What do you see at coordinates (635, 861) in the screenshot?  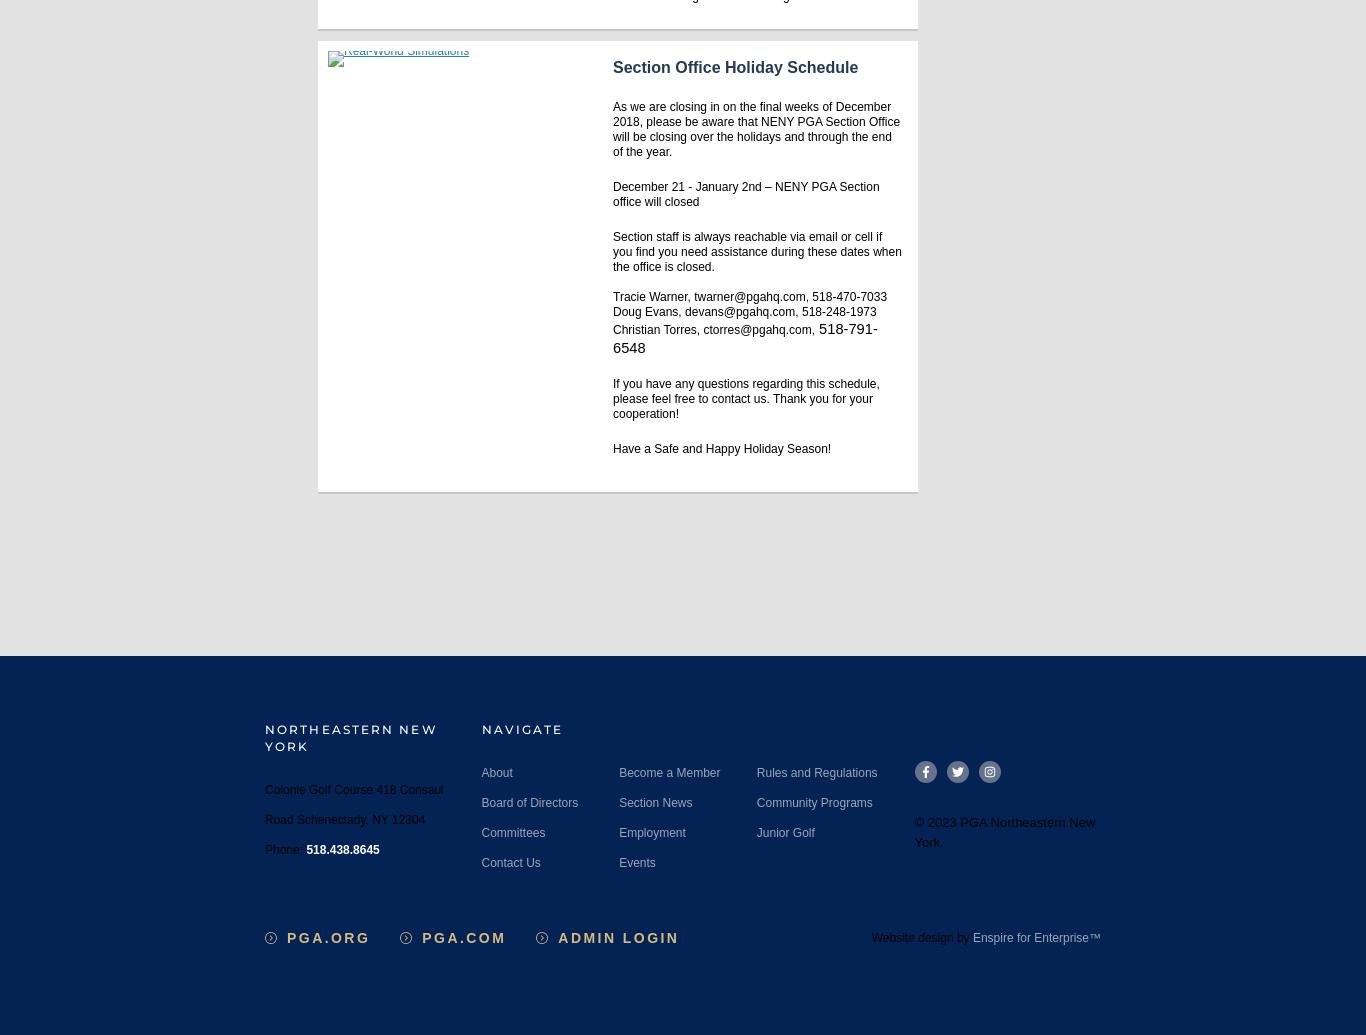 I see `'Events'` at bounding box center [635, 861].